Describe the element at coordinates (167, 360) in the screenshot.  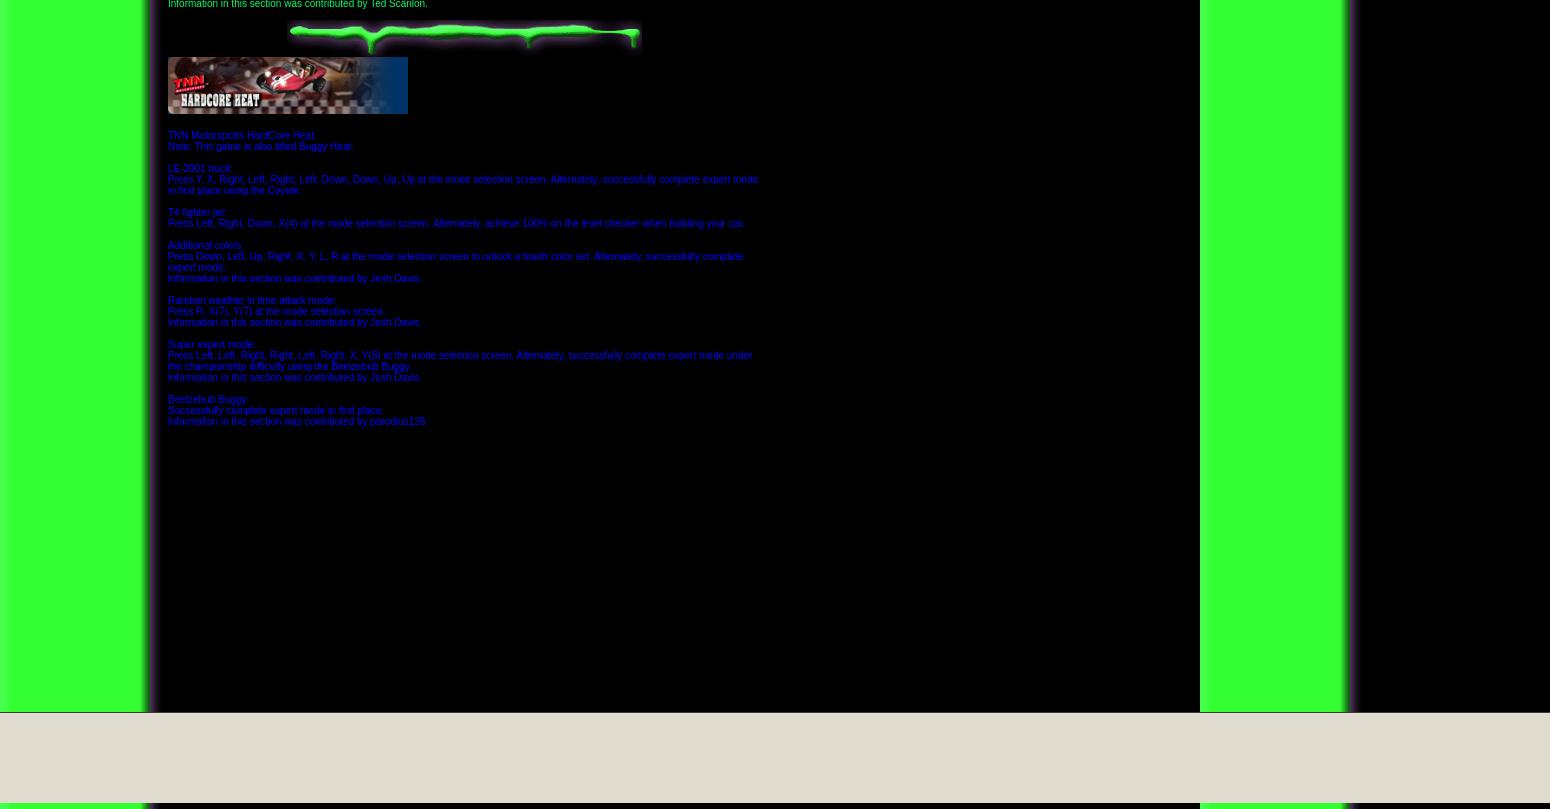
I see `'Press Left, Left, Right, Right, Left, Right, X, Y(8) at the mode selection screen. Alternately, successfully complete expert mode under the championship difficulty using the Beelzebub Buggy.'` at that location.